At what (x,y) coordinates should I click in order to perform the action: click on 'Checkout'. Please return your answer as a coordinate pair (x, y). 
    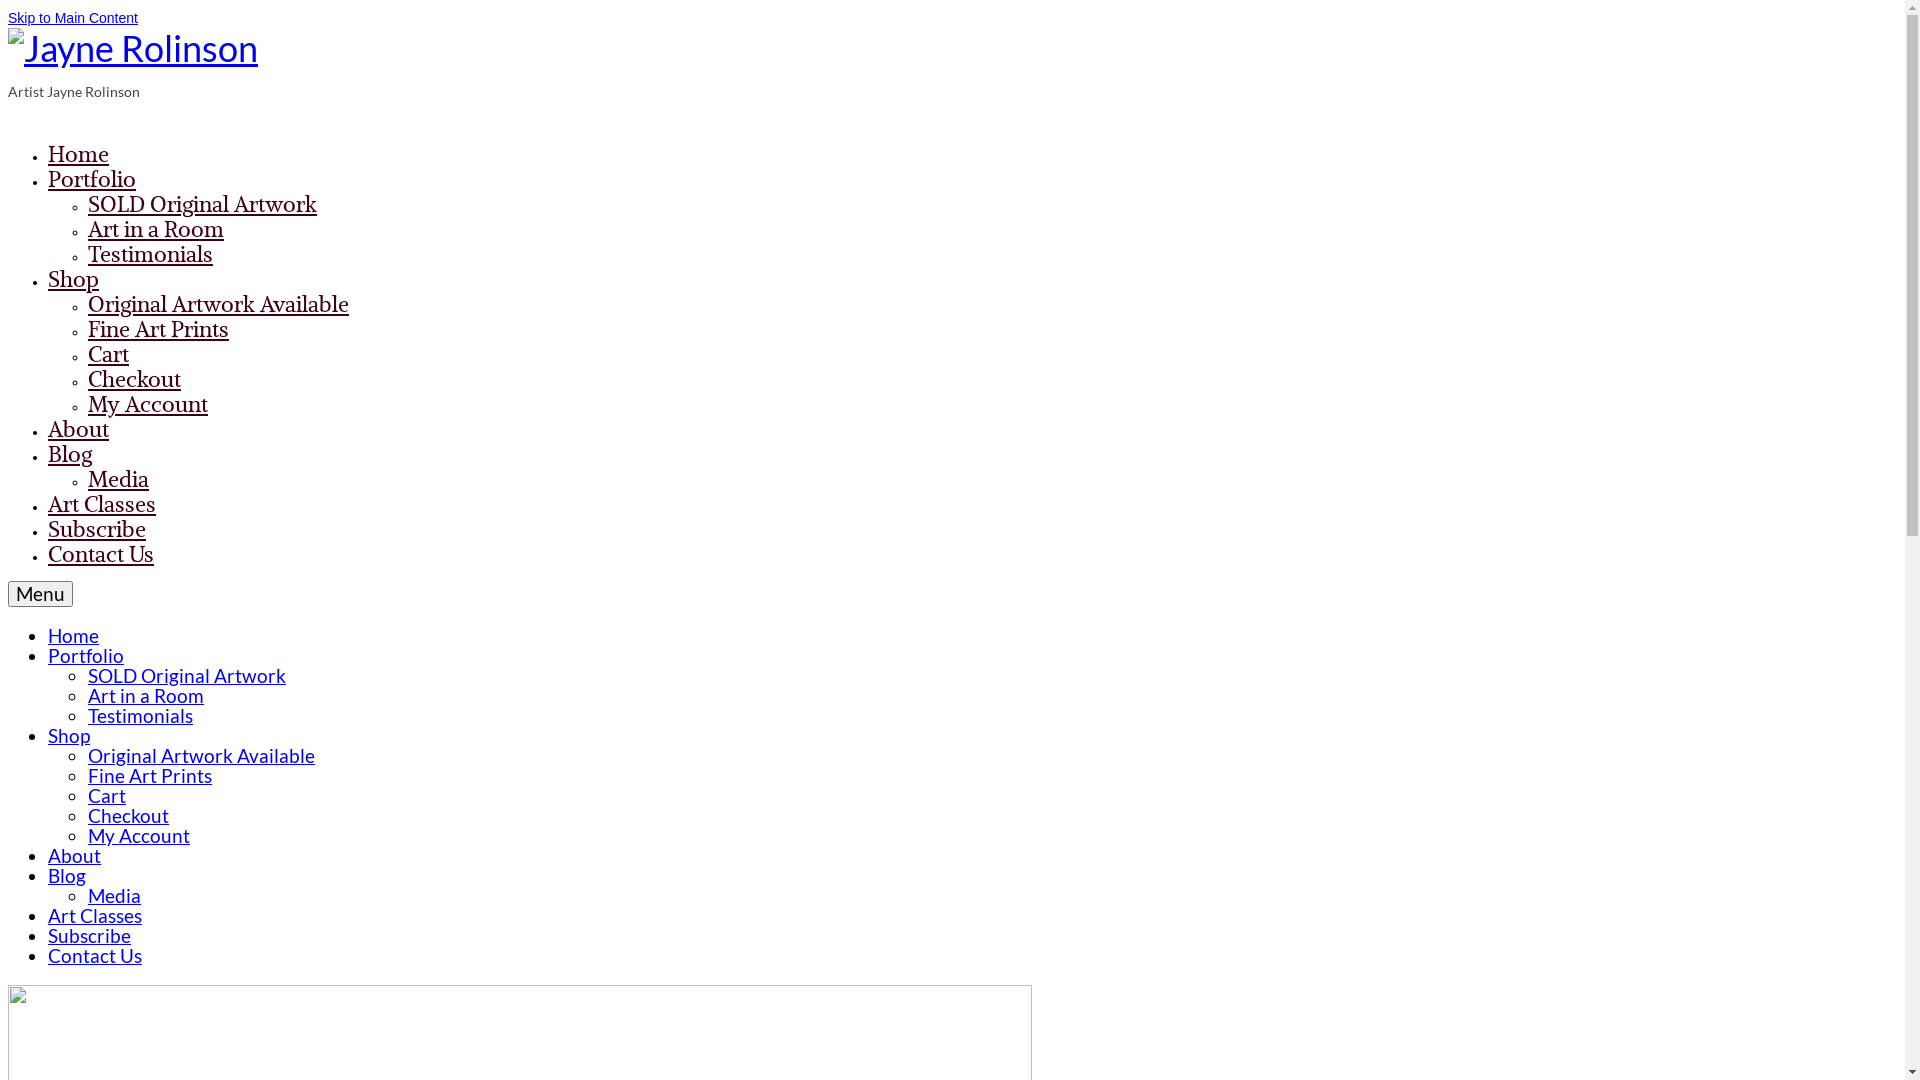
    Looking at the image, I should click on (127, 815).